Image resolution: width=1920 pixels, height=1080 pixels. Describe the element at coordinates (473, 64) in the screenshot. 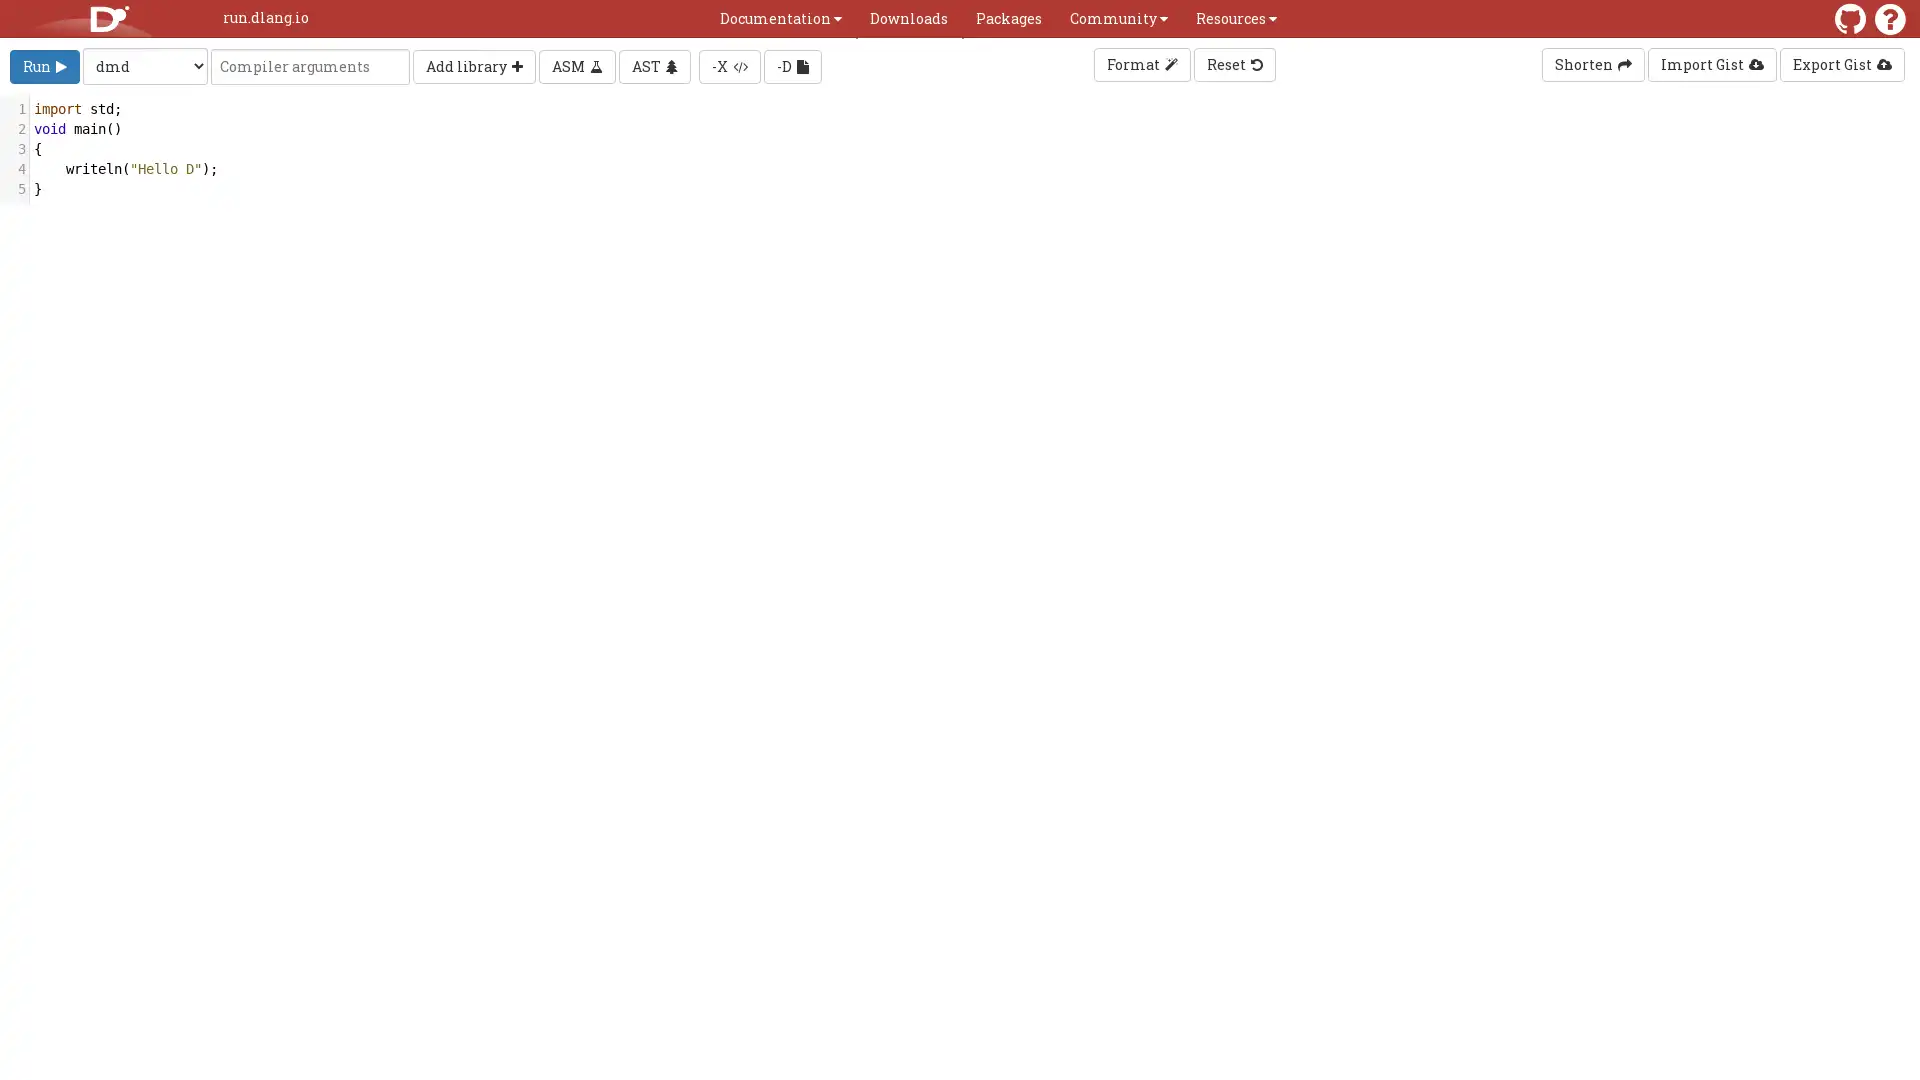

I see `Add library` at that location.